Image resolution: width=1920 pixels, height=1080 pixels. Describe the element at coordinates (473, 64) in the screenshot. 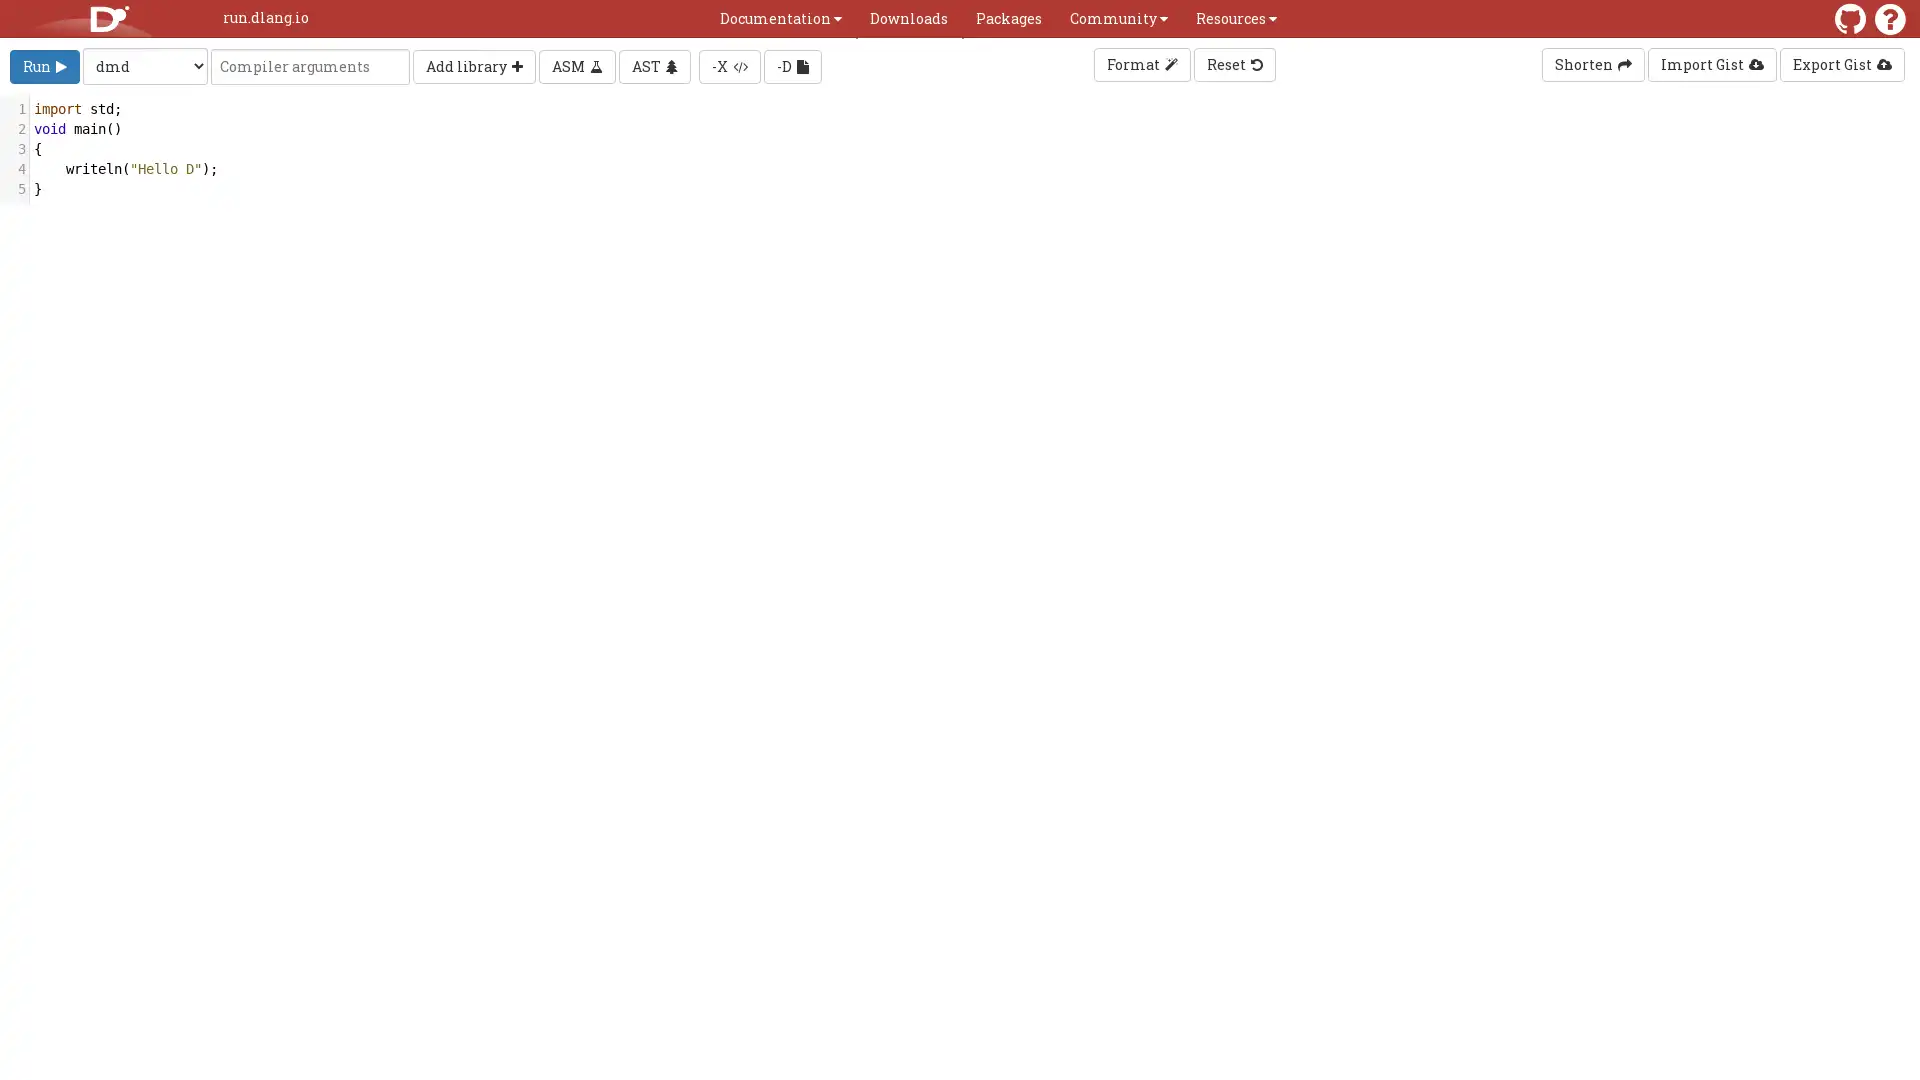

I see `Add library` at that location.